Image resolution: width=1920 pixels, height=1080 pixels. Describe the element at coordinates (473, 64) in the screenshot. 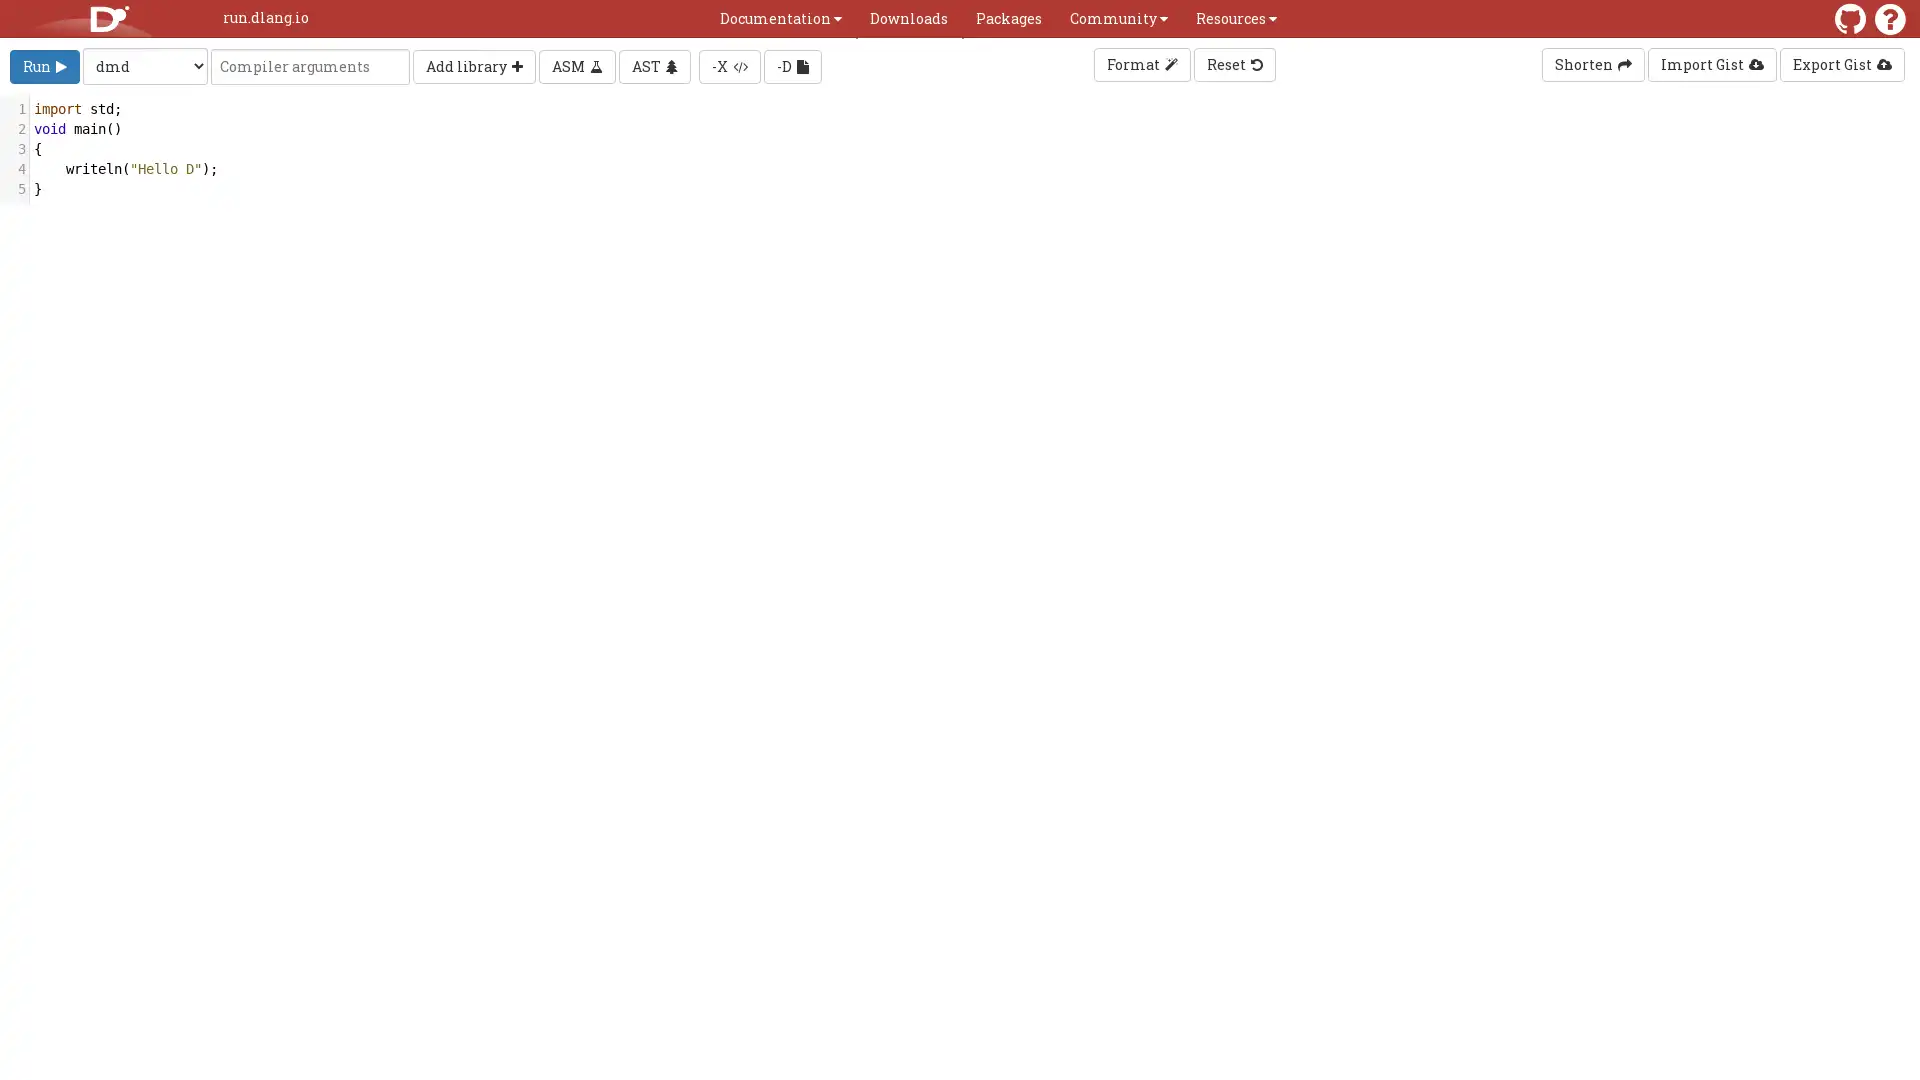

I see `Add library` at that location.